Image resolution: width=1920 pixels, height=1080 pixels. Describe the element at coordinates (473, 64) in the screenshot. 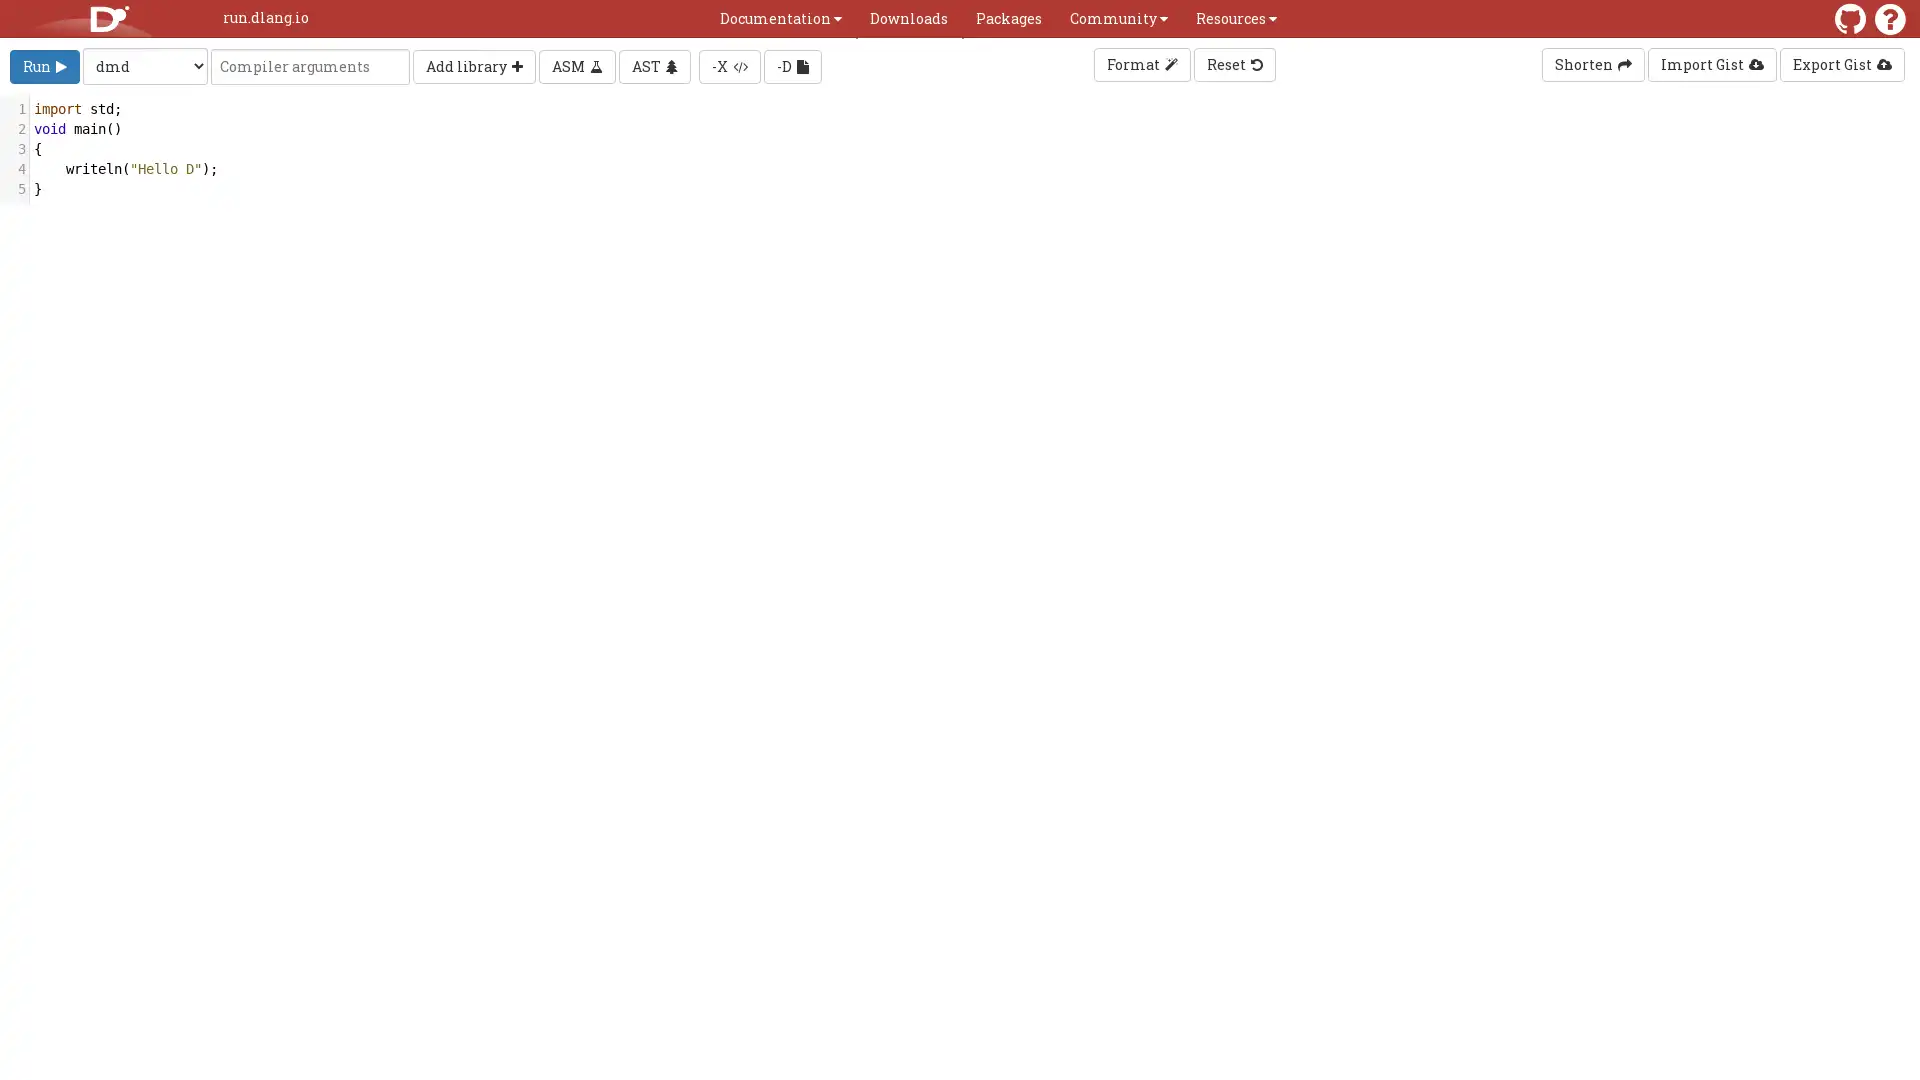

I see `Add library` at that location.